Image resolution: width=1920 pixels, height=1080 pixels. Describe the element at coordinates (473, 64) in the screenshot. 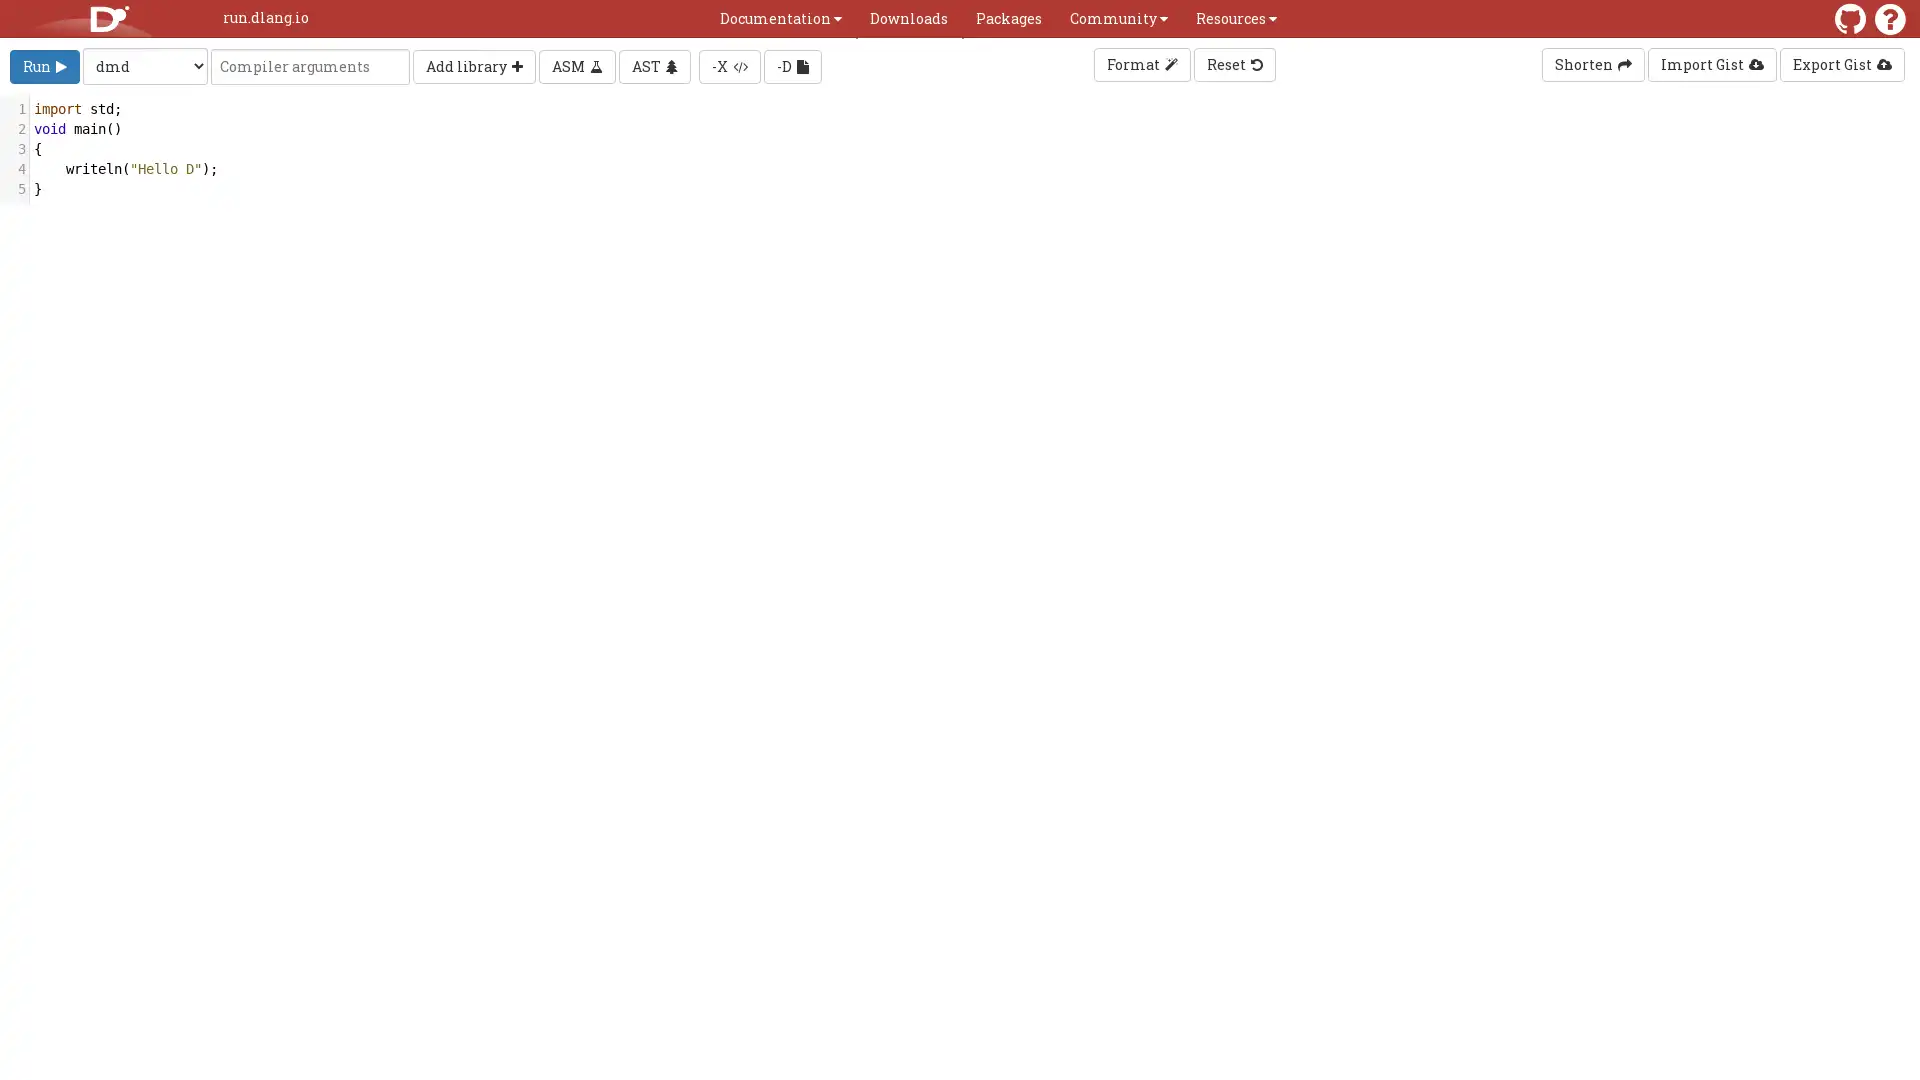

I see `Add library` at that location.